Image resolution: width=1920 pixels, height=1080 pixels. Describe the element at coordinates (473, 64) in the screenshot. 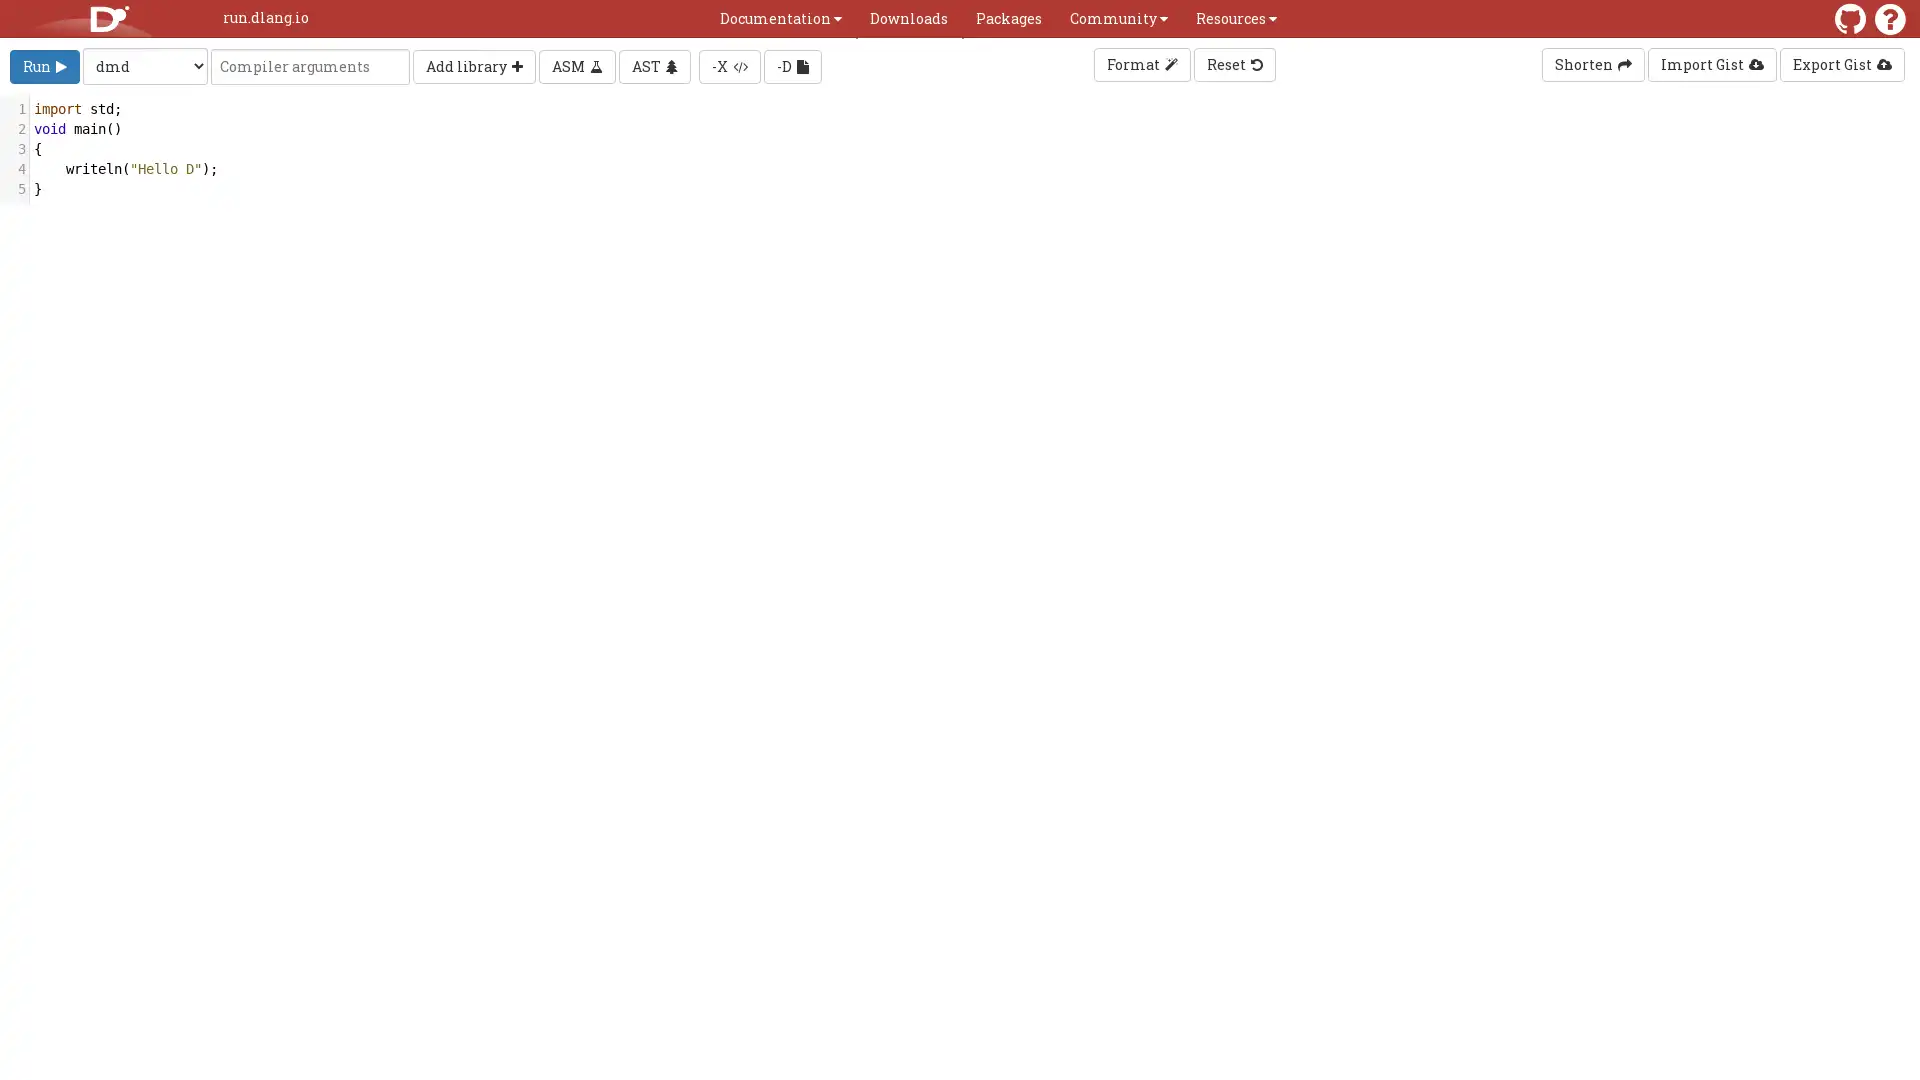

I see `Add library` at that location.